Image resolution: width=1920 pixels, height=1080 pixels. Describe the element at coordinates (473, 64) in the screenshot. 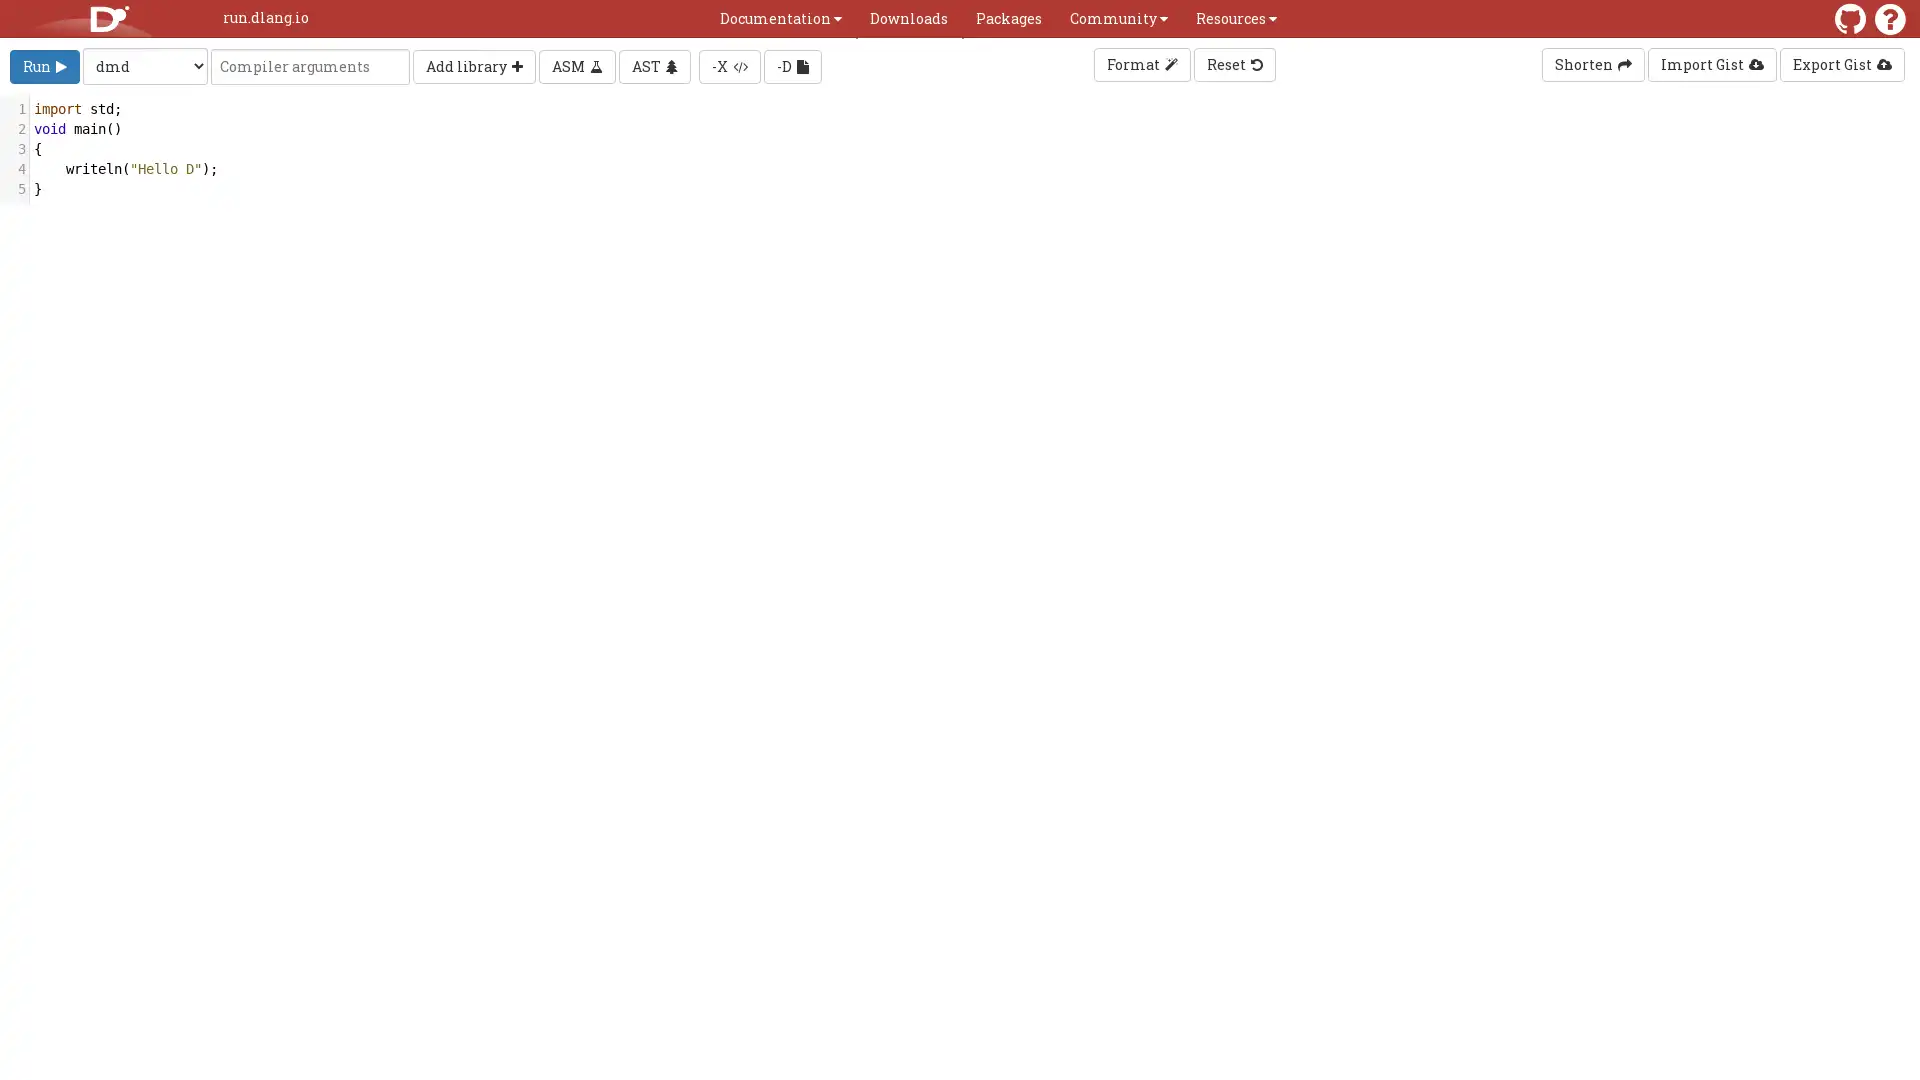

I see `Add library` at that location.